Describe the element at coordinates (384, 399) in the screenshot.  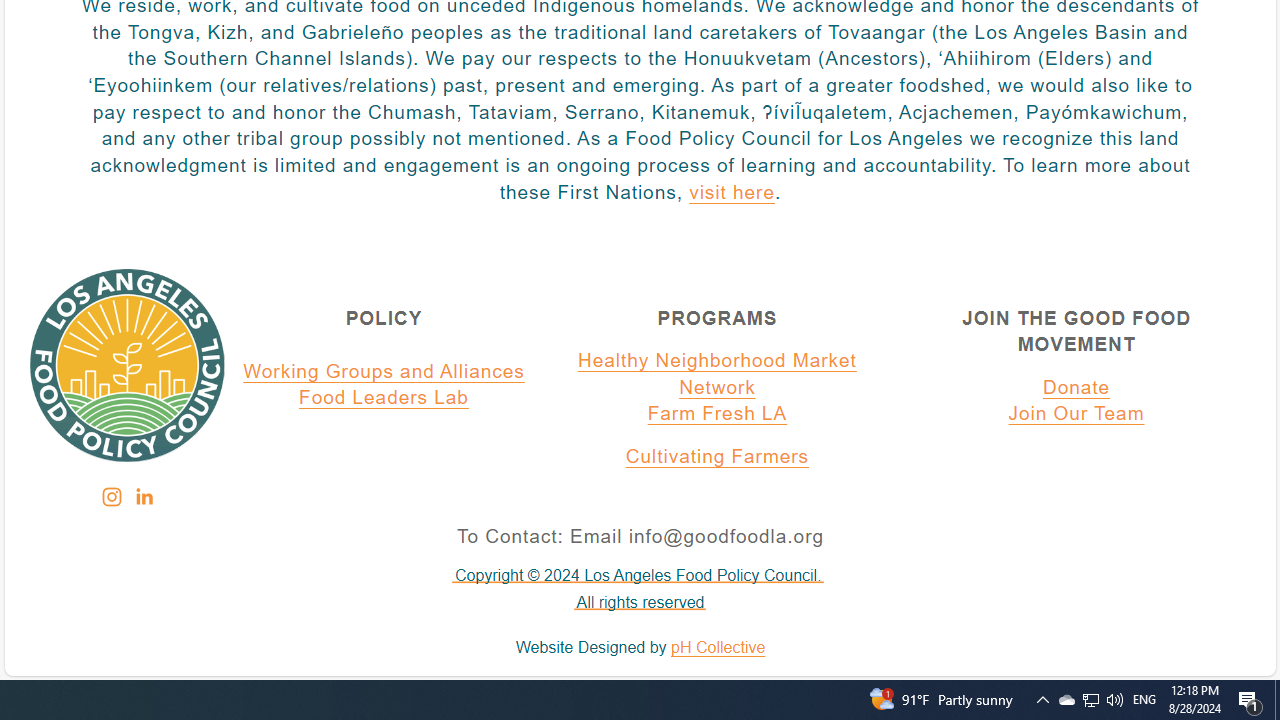
I see `'Food Leaders Lab'` at that location.